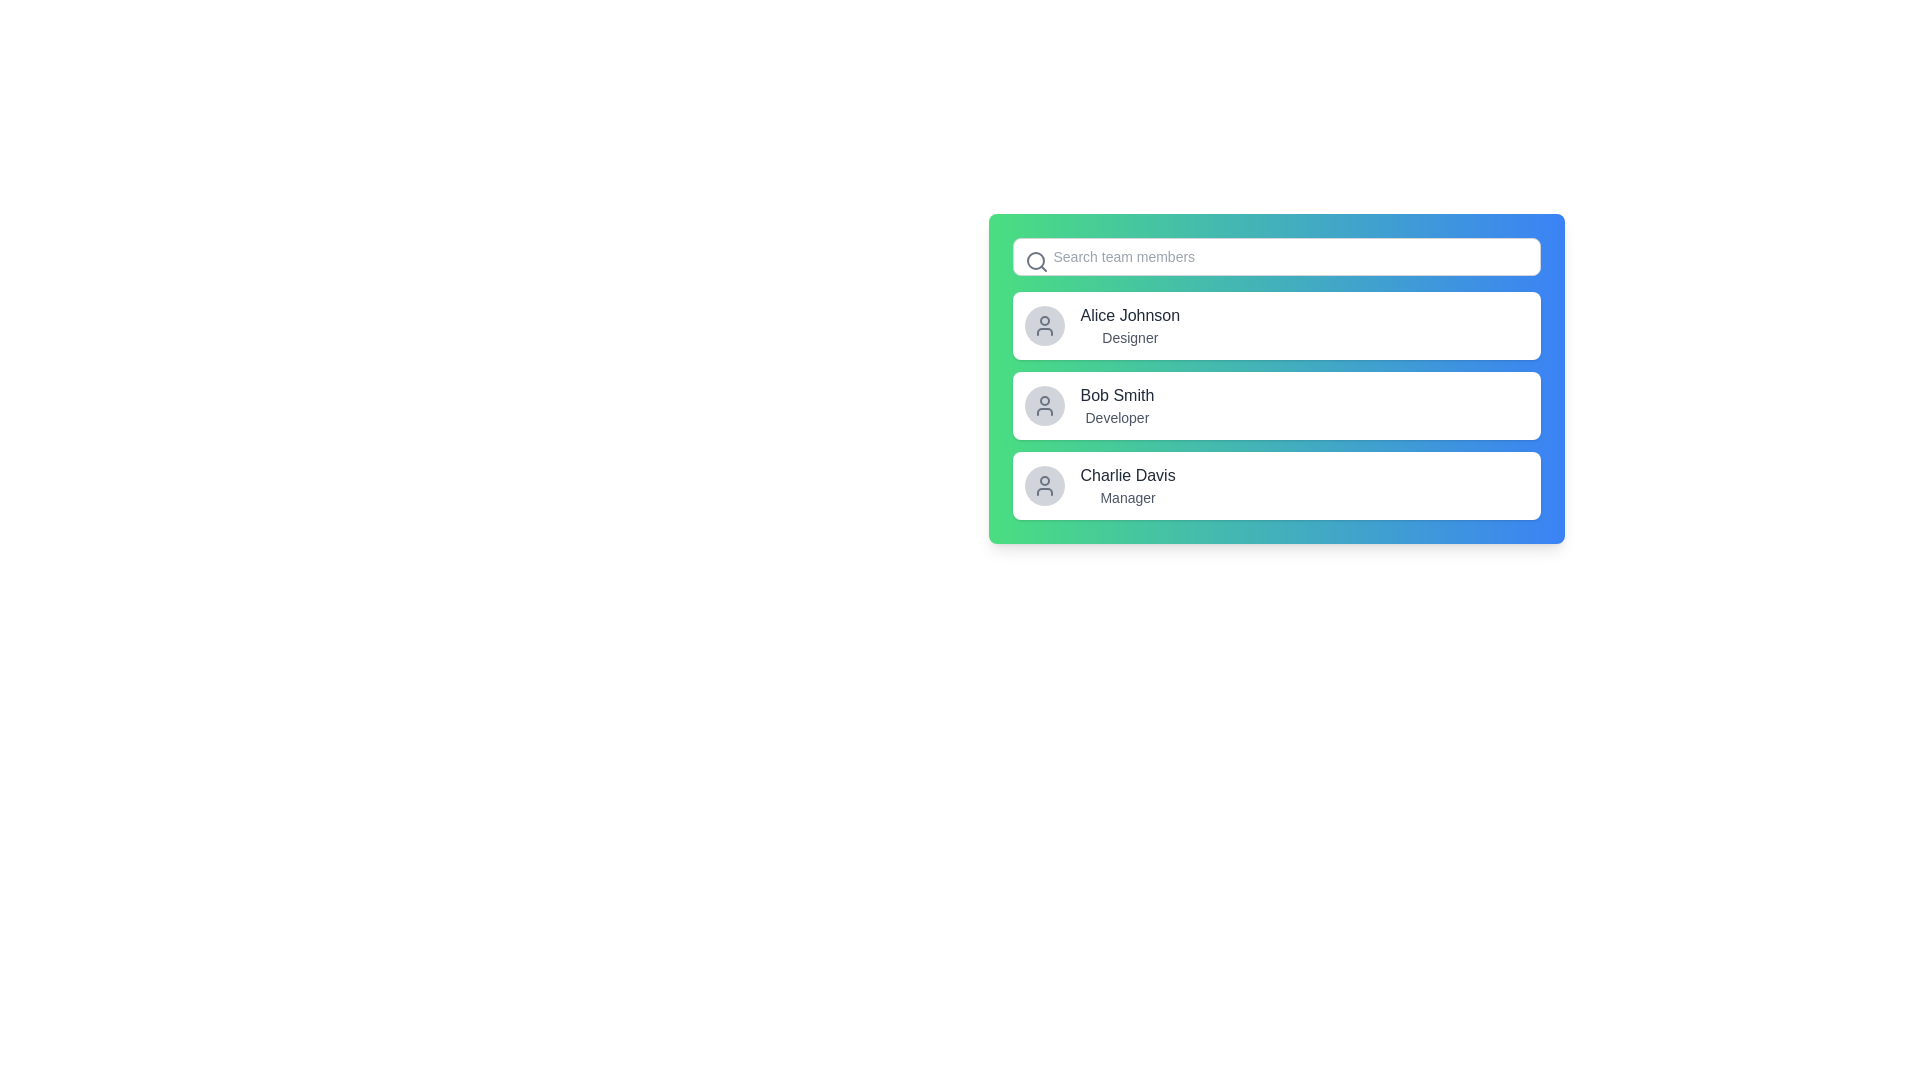 The image size is (1920, 1080). Describe the element at coordinates (1043, 486) in the screenshot. I see `the Profile Icon, which is a circular icon with a gray background and a stylized human silhouette` at that location.